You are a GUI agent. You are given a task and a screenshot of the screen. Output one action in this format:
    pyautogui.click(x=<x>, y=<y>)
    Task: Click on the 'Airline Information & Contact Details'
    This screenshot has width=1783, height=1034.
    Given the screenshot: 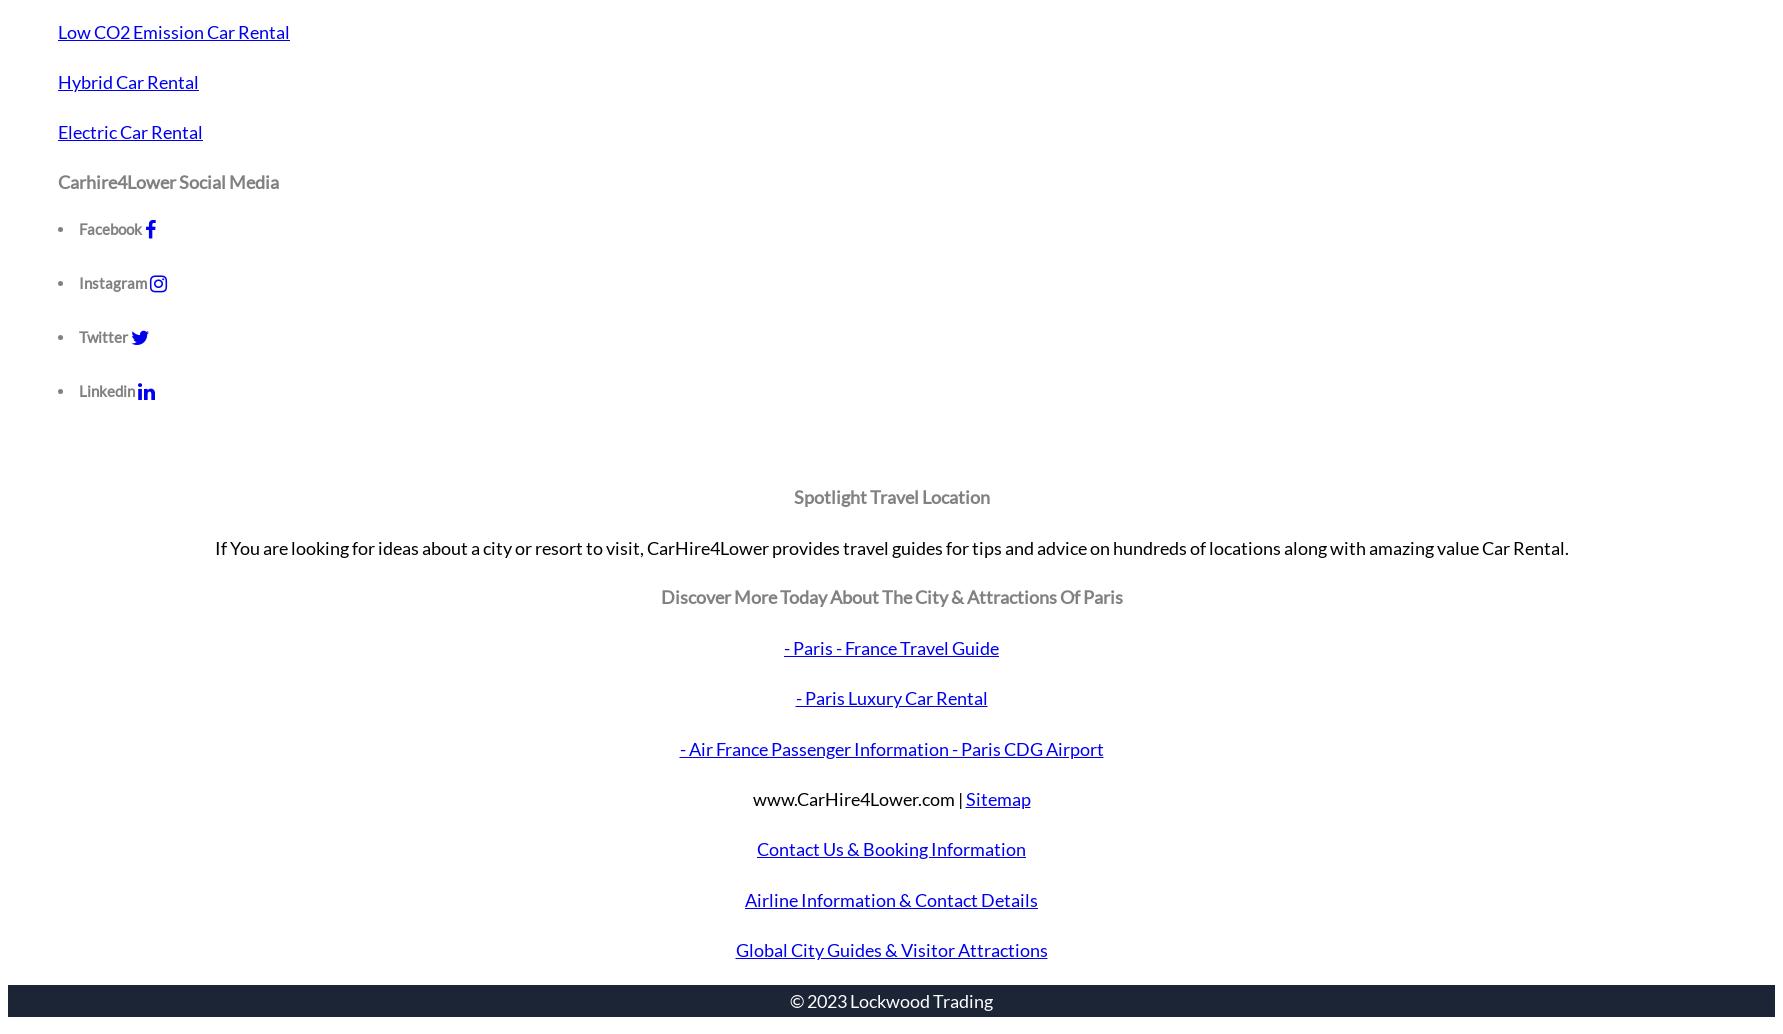 What is the action you would take?
    pyautogui.click(x=891, y=897)
    